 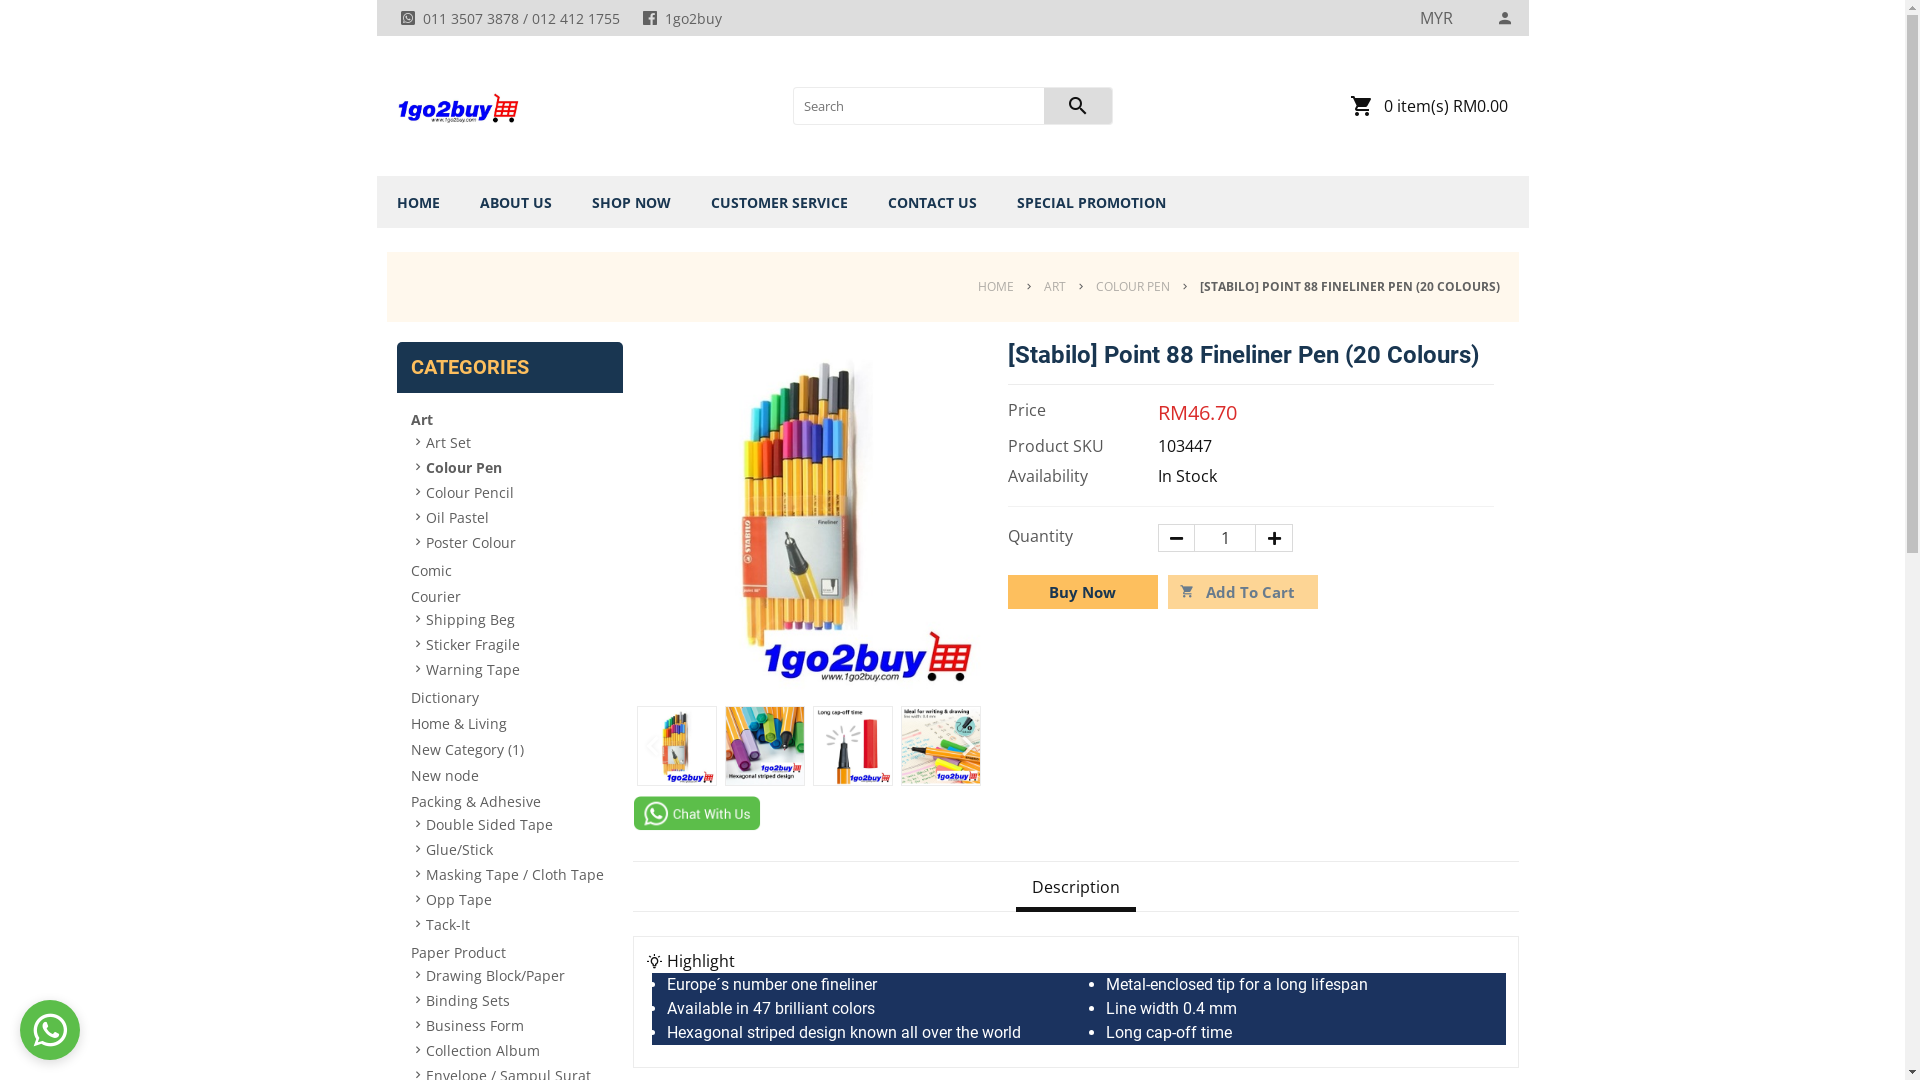 What do you see at coordinates (508, 570) in the screenshot?
I see `'Comic'` at bounding box center [508, 570].